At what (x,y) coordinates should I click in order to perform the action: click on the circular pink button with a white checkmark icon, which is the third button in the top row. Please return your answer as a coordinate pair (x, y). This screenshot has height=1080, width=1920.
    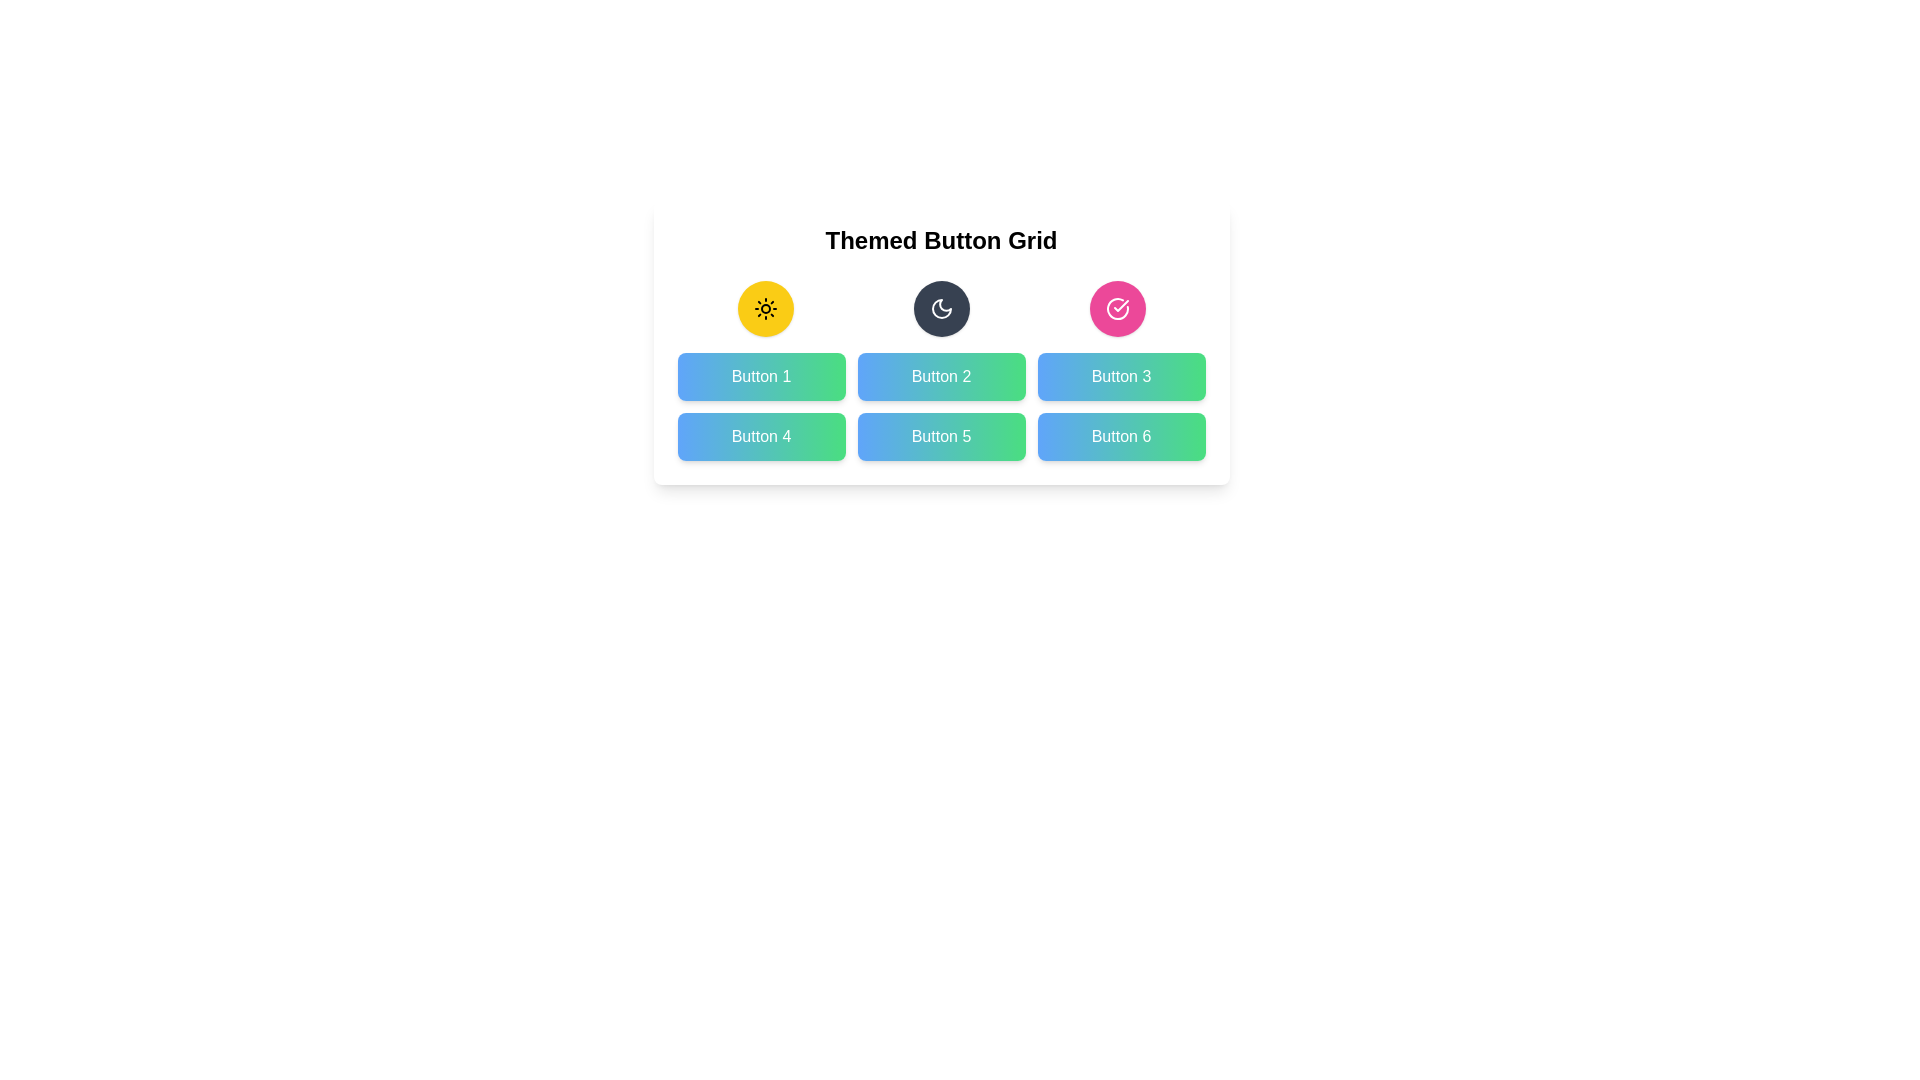
    Looking at the image, I should click on (1116, 308).